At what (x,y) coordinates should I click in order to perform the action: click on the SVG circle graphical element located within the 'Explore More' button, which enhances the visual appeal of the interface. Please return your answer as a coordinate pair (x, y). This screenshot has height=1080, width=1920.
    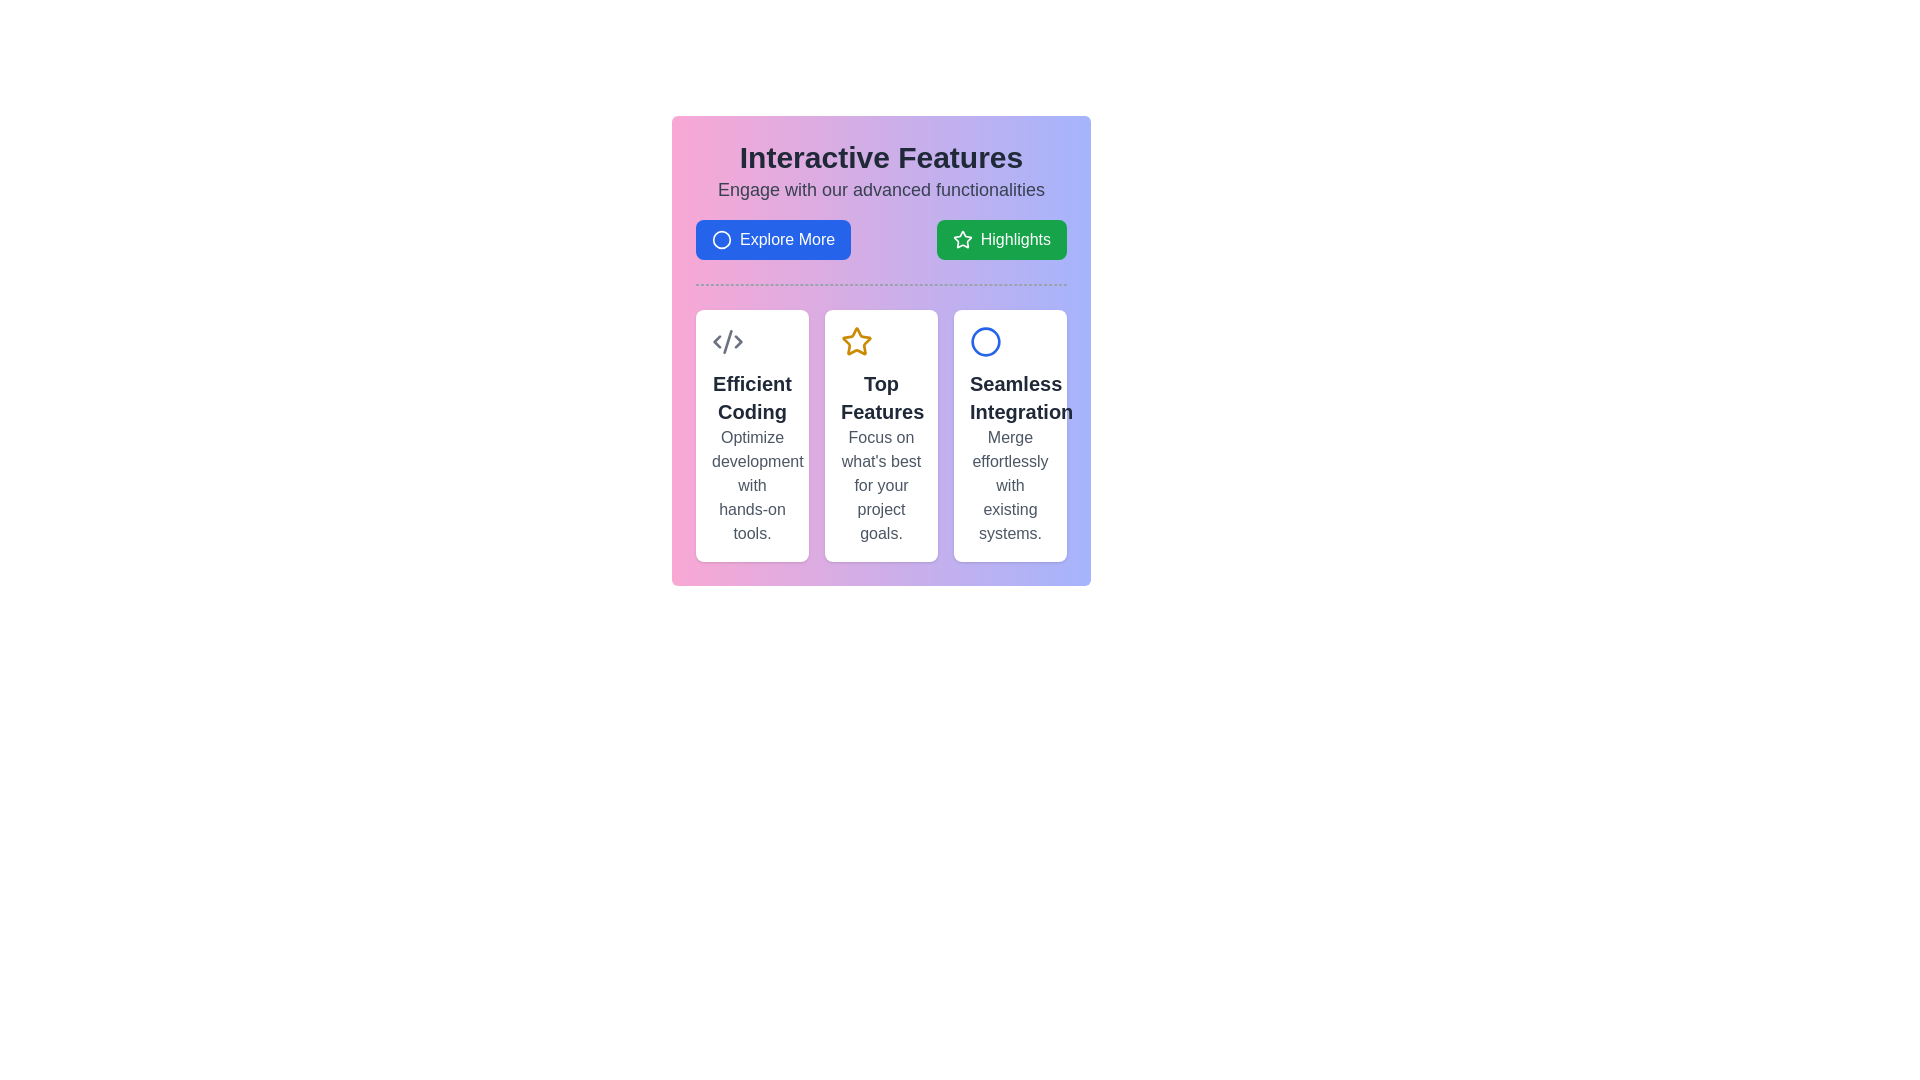
    Looking at the image, I should click on (720, 238).